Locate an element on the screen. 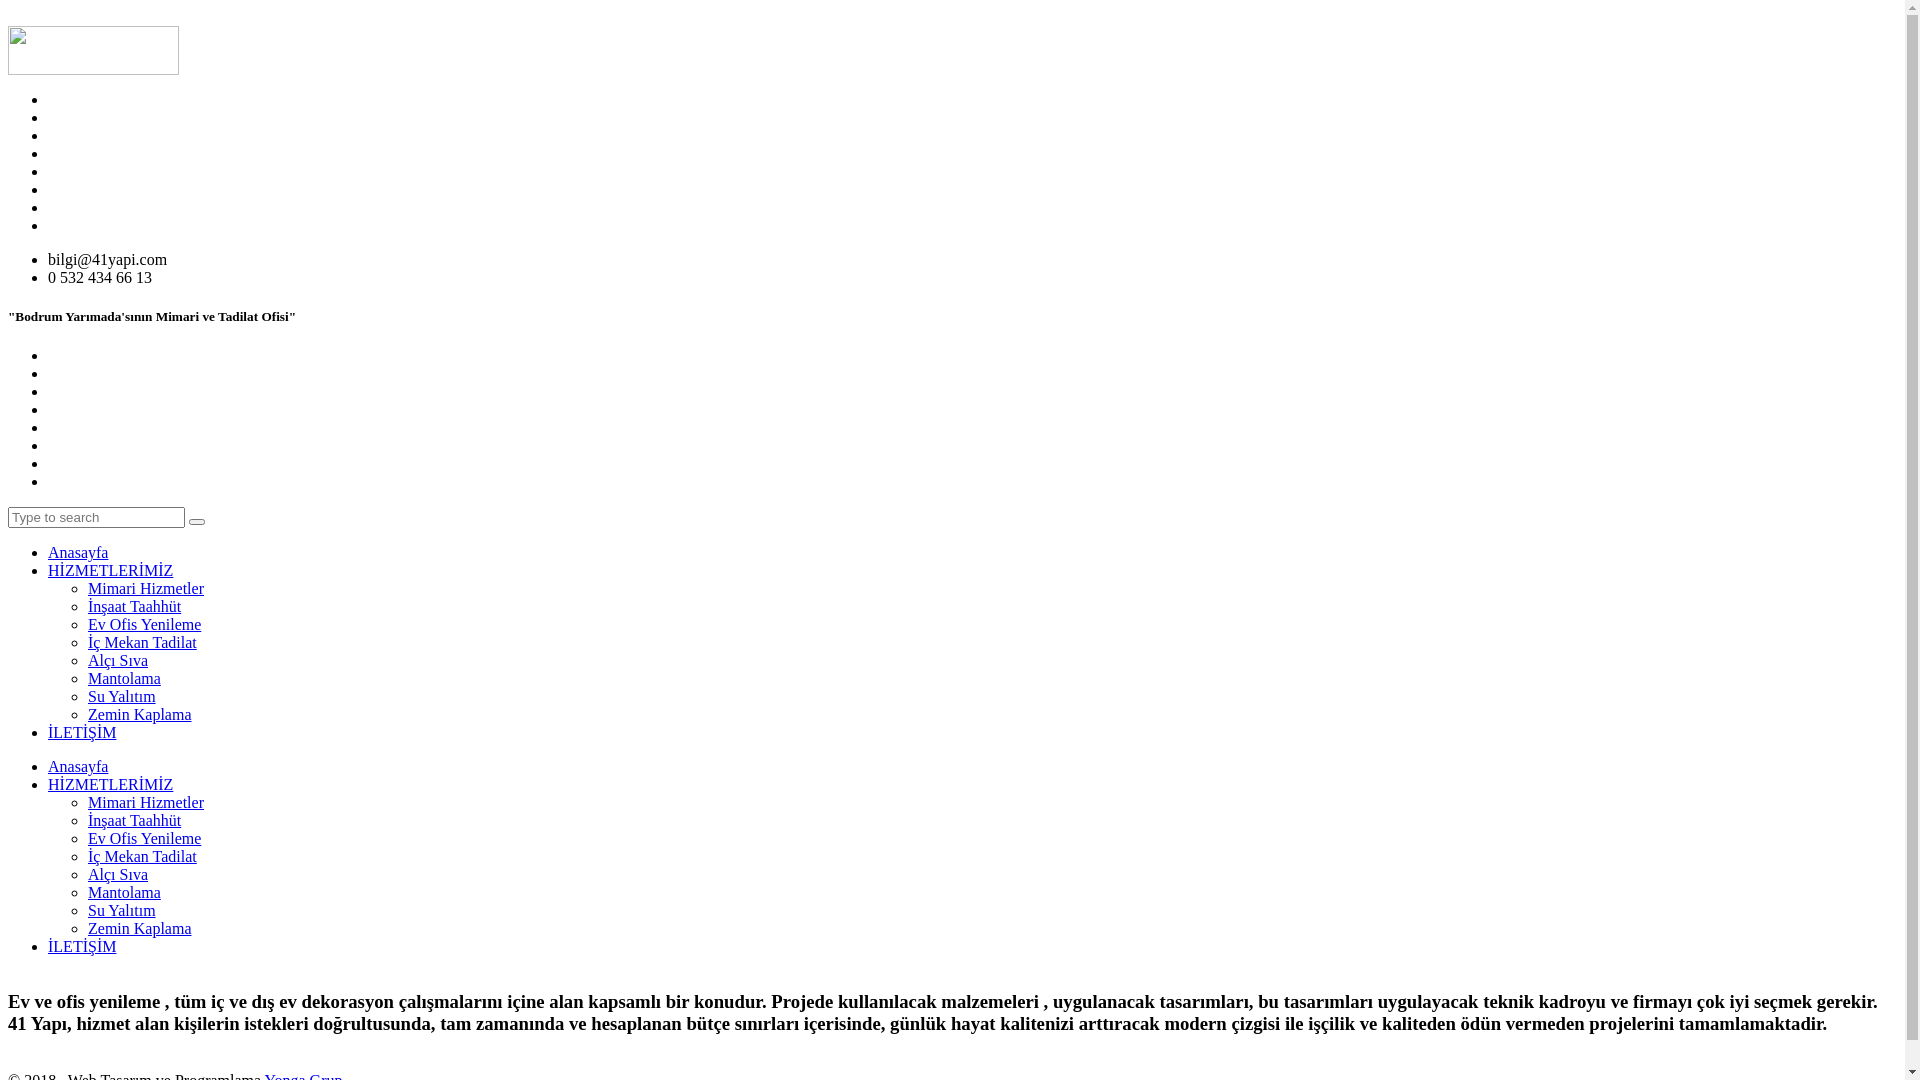  'Anasayfa' is located at coordinates (77, 765).